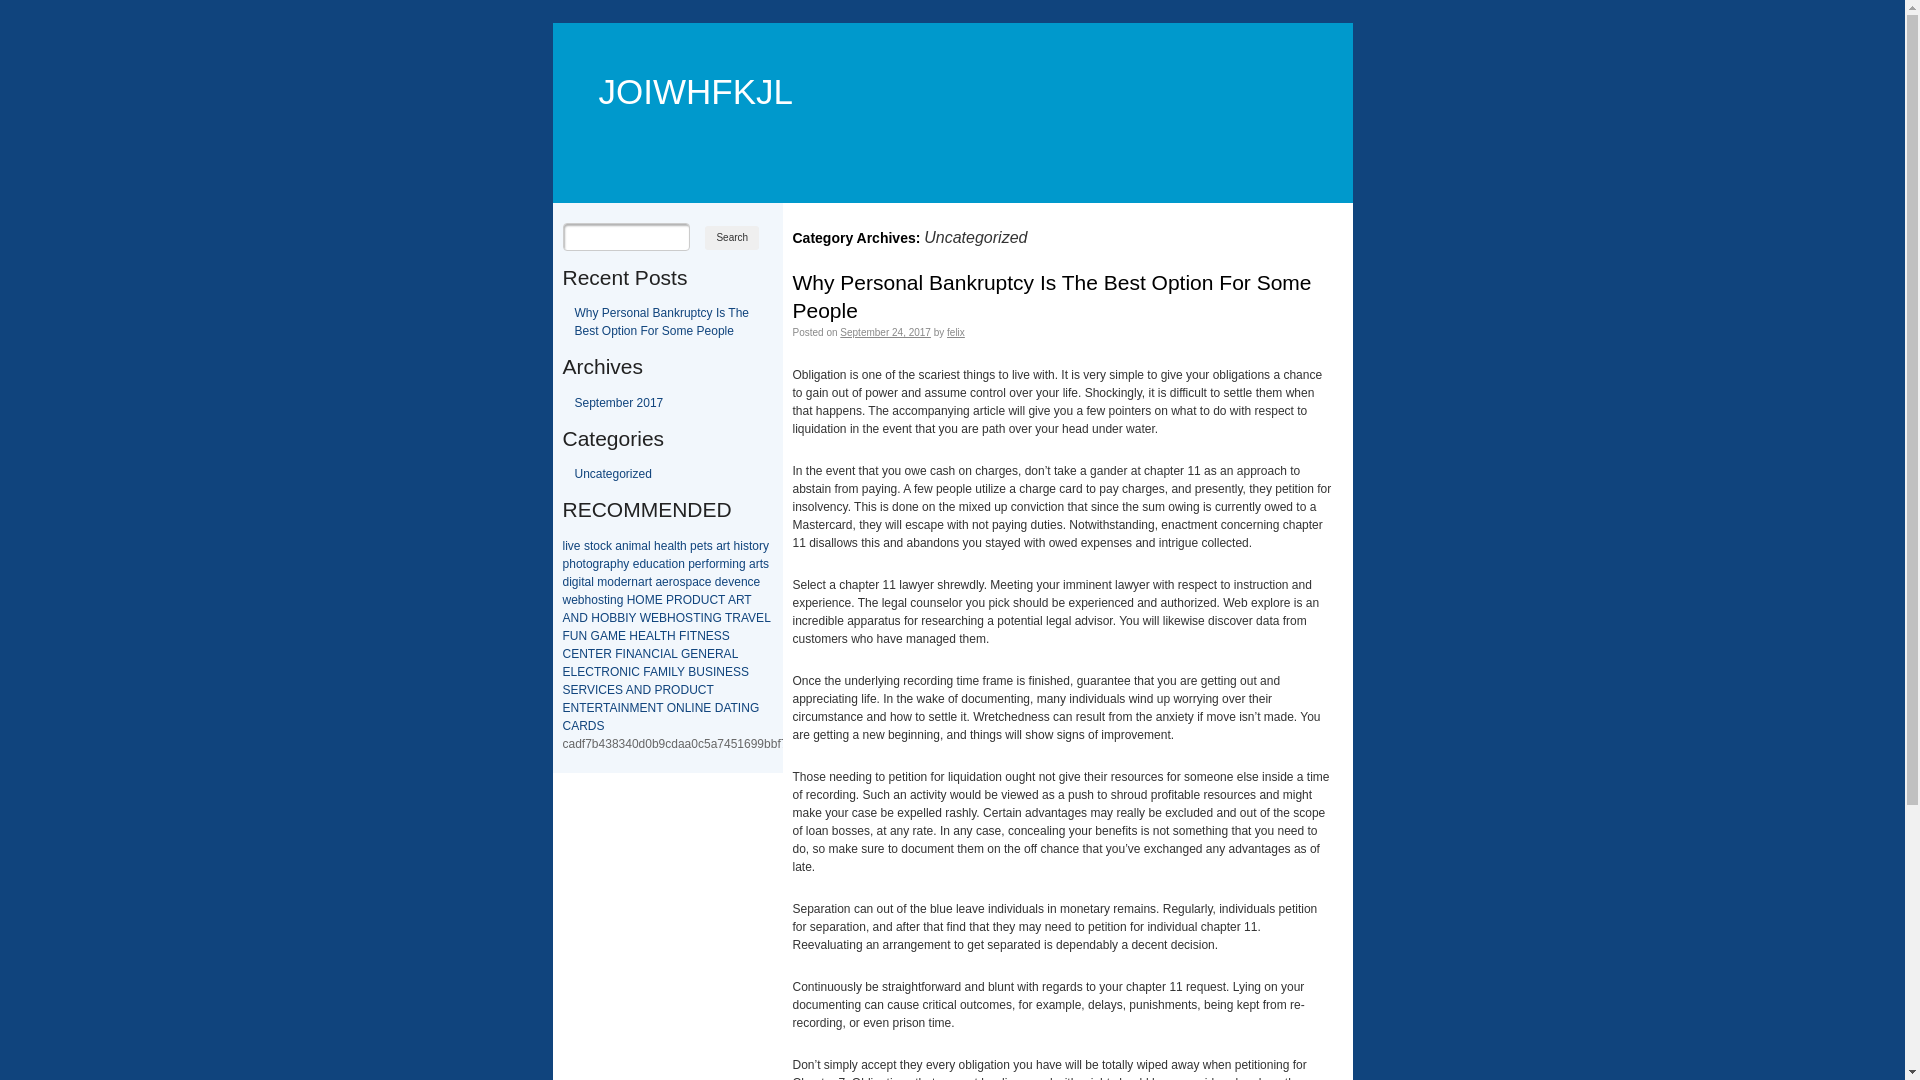 The width and height of the screenshot is (1920, 1080). Describe the element at coordinates (671, 616) in the screenshot. I see `'H'` at that location.